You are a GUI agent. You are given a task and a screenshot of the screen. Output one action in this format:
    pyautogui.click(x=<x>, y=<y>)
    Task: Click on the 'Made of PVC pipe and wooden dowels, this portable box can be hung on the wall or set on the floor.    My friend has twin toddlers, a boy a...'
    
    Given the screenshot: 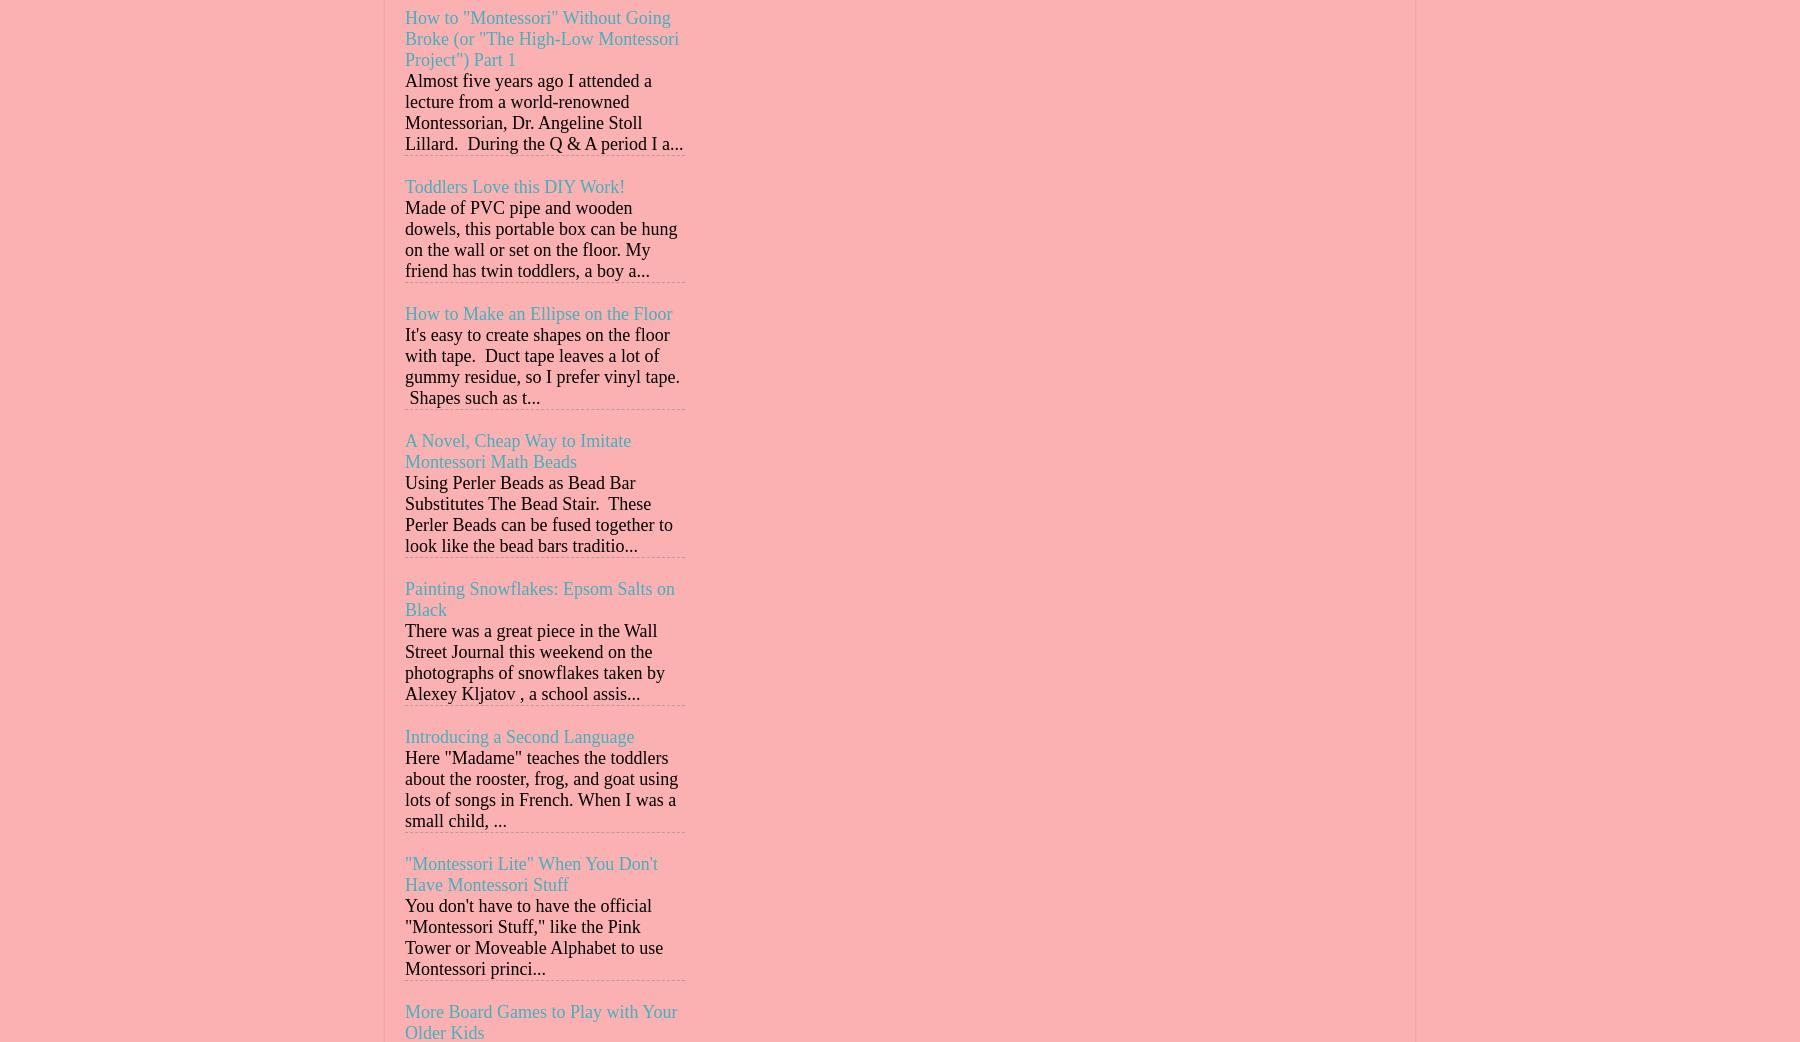 What is the action you would take?
    pyautogui.click(x=540, y=238)
    